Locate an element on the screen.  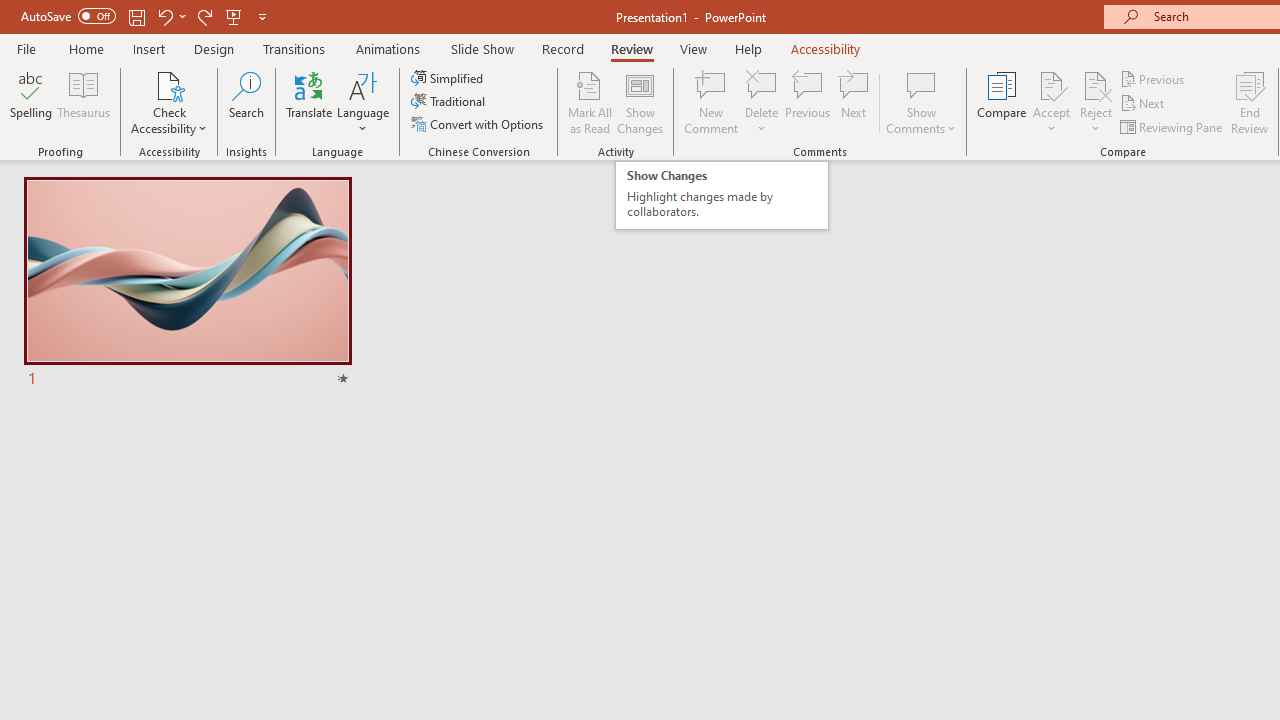
'Reject Change' is located at coordinates (1095, 84).